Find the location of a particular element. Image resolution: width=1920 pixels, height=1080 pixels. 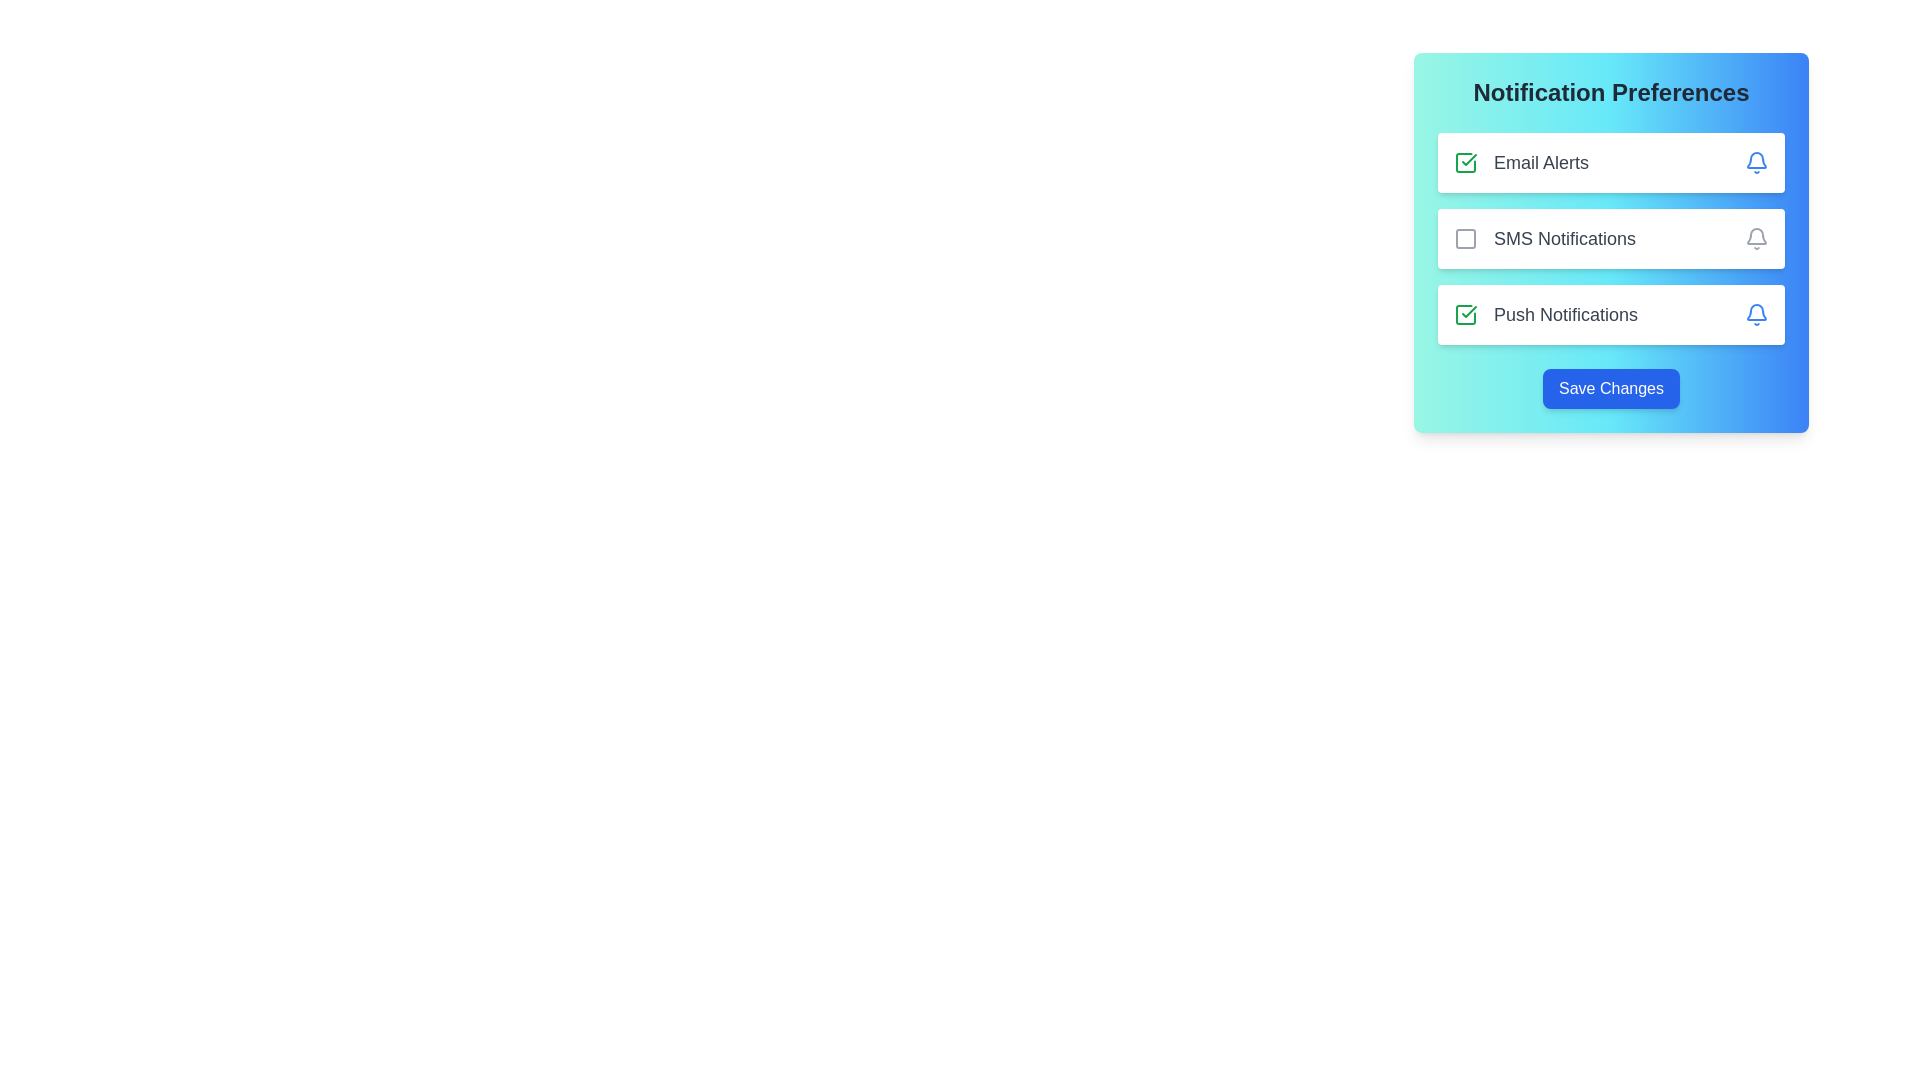

the notification preference toggle for 'Email Alerts' is located at coordinates (1611, 161).